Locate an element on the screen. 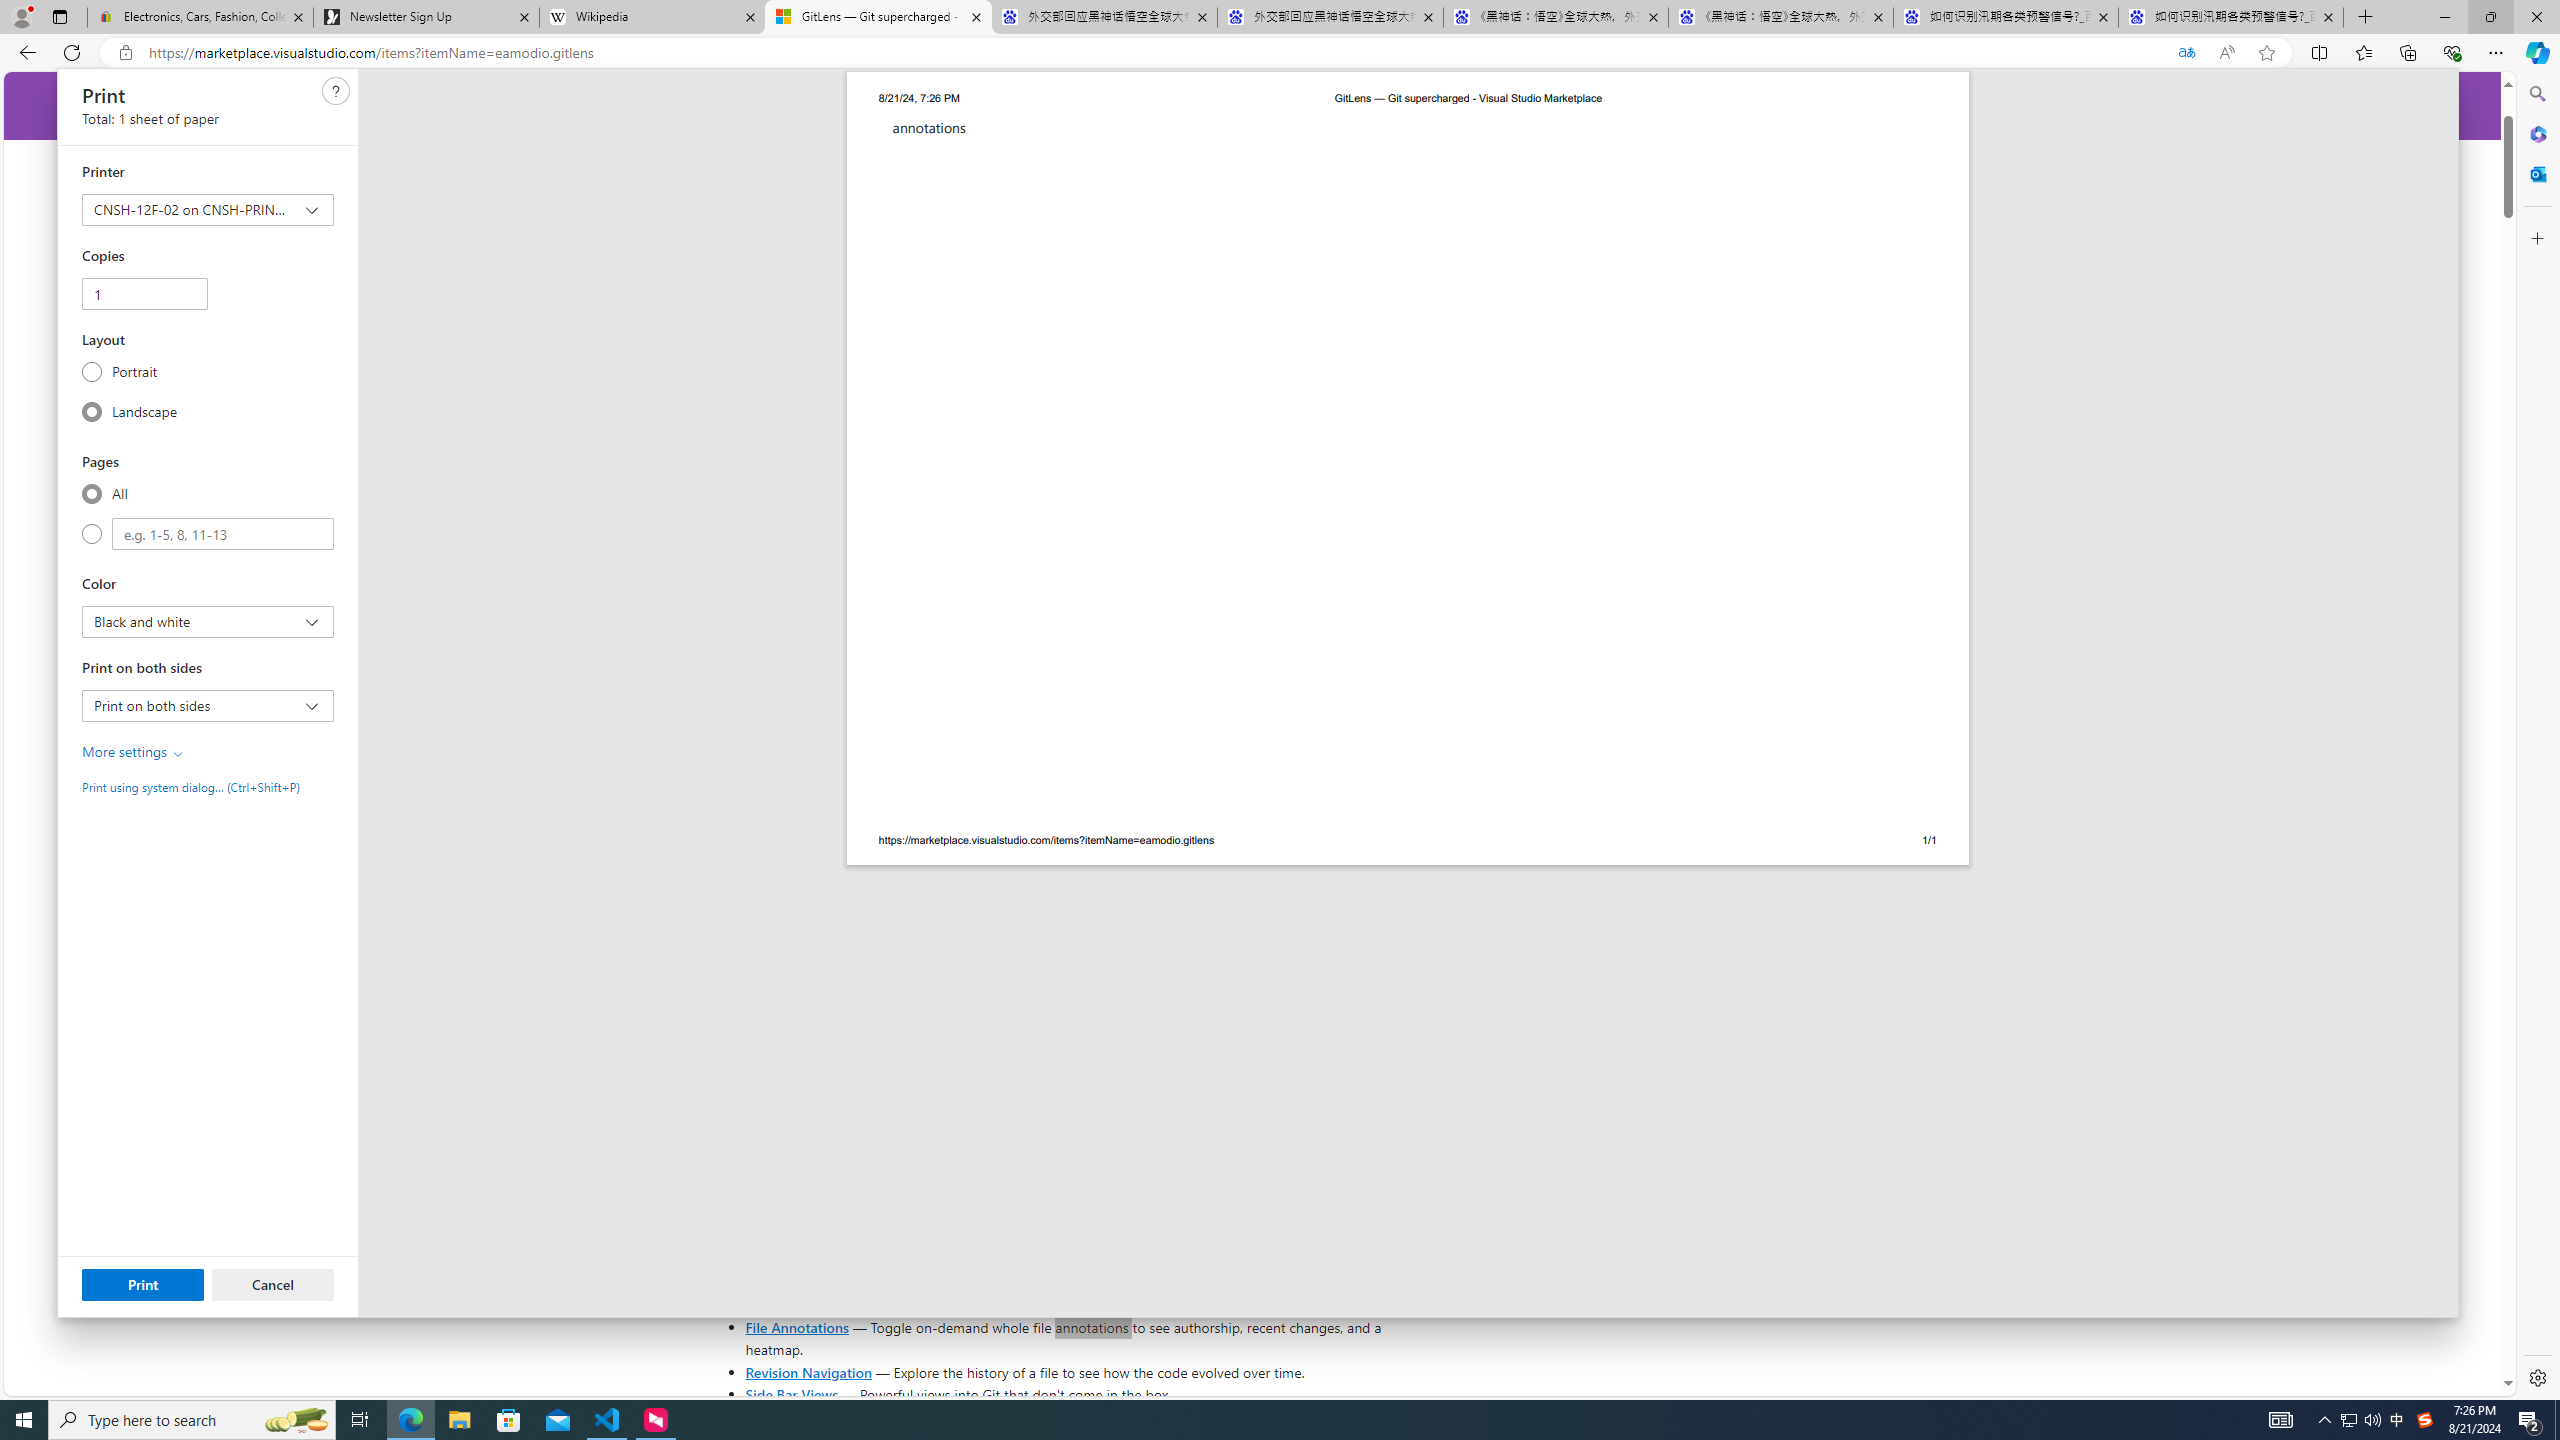 Image resolution: width=2560 pixels, height=1440 pixels. 'Printer CNSH-12F-02 on CNSH-PRINT-01' is located at coordinates (207, 210).